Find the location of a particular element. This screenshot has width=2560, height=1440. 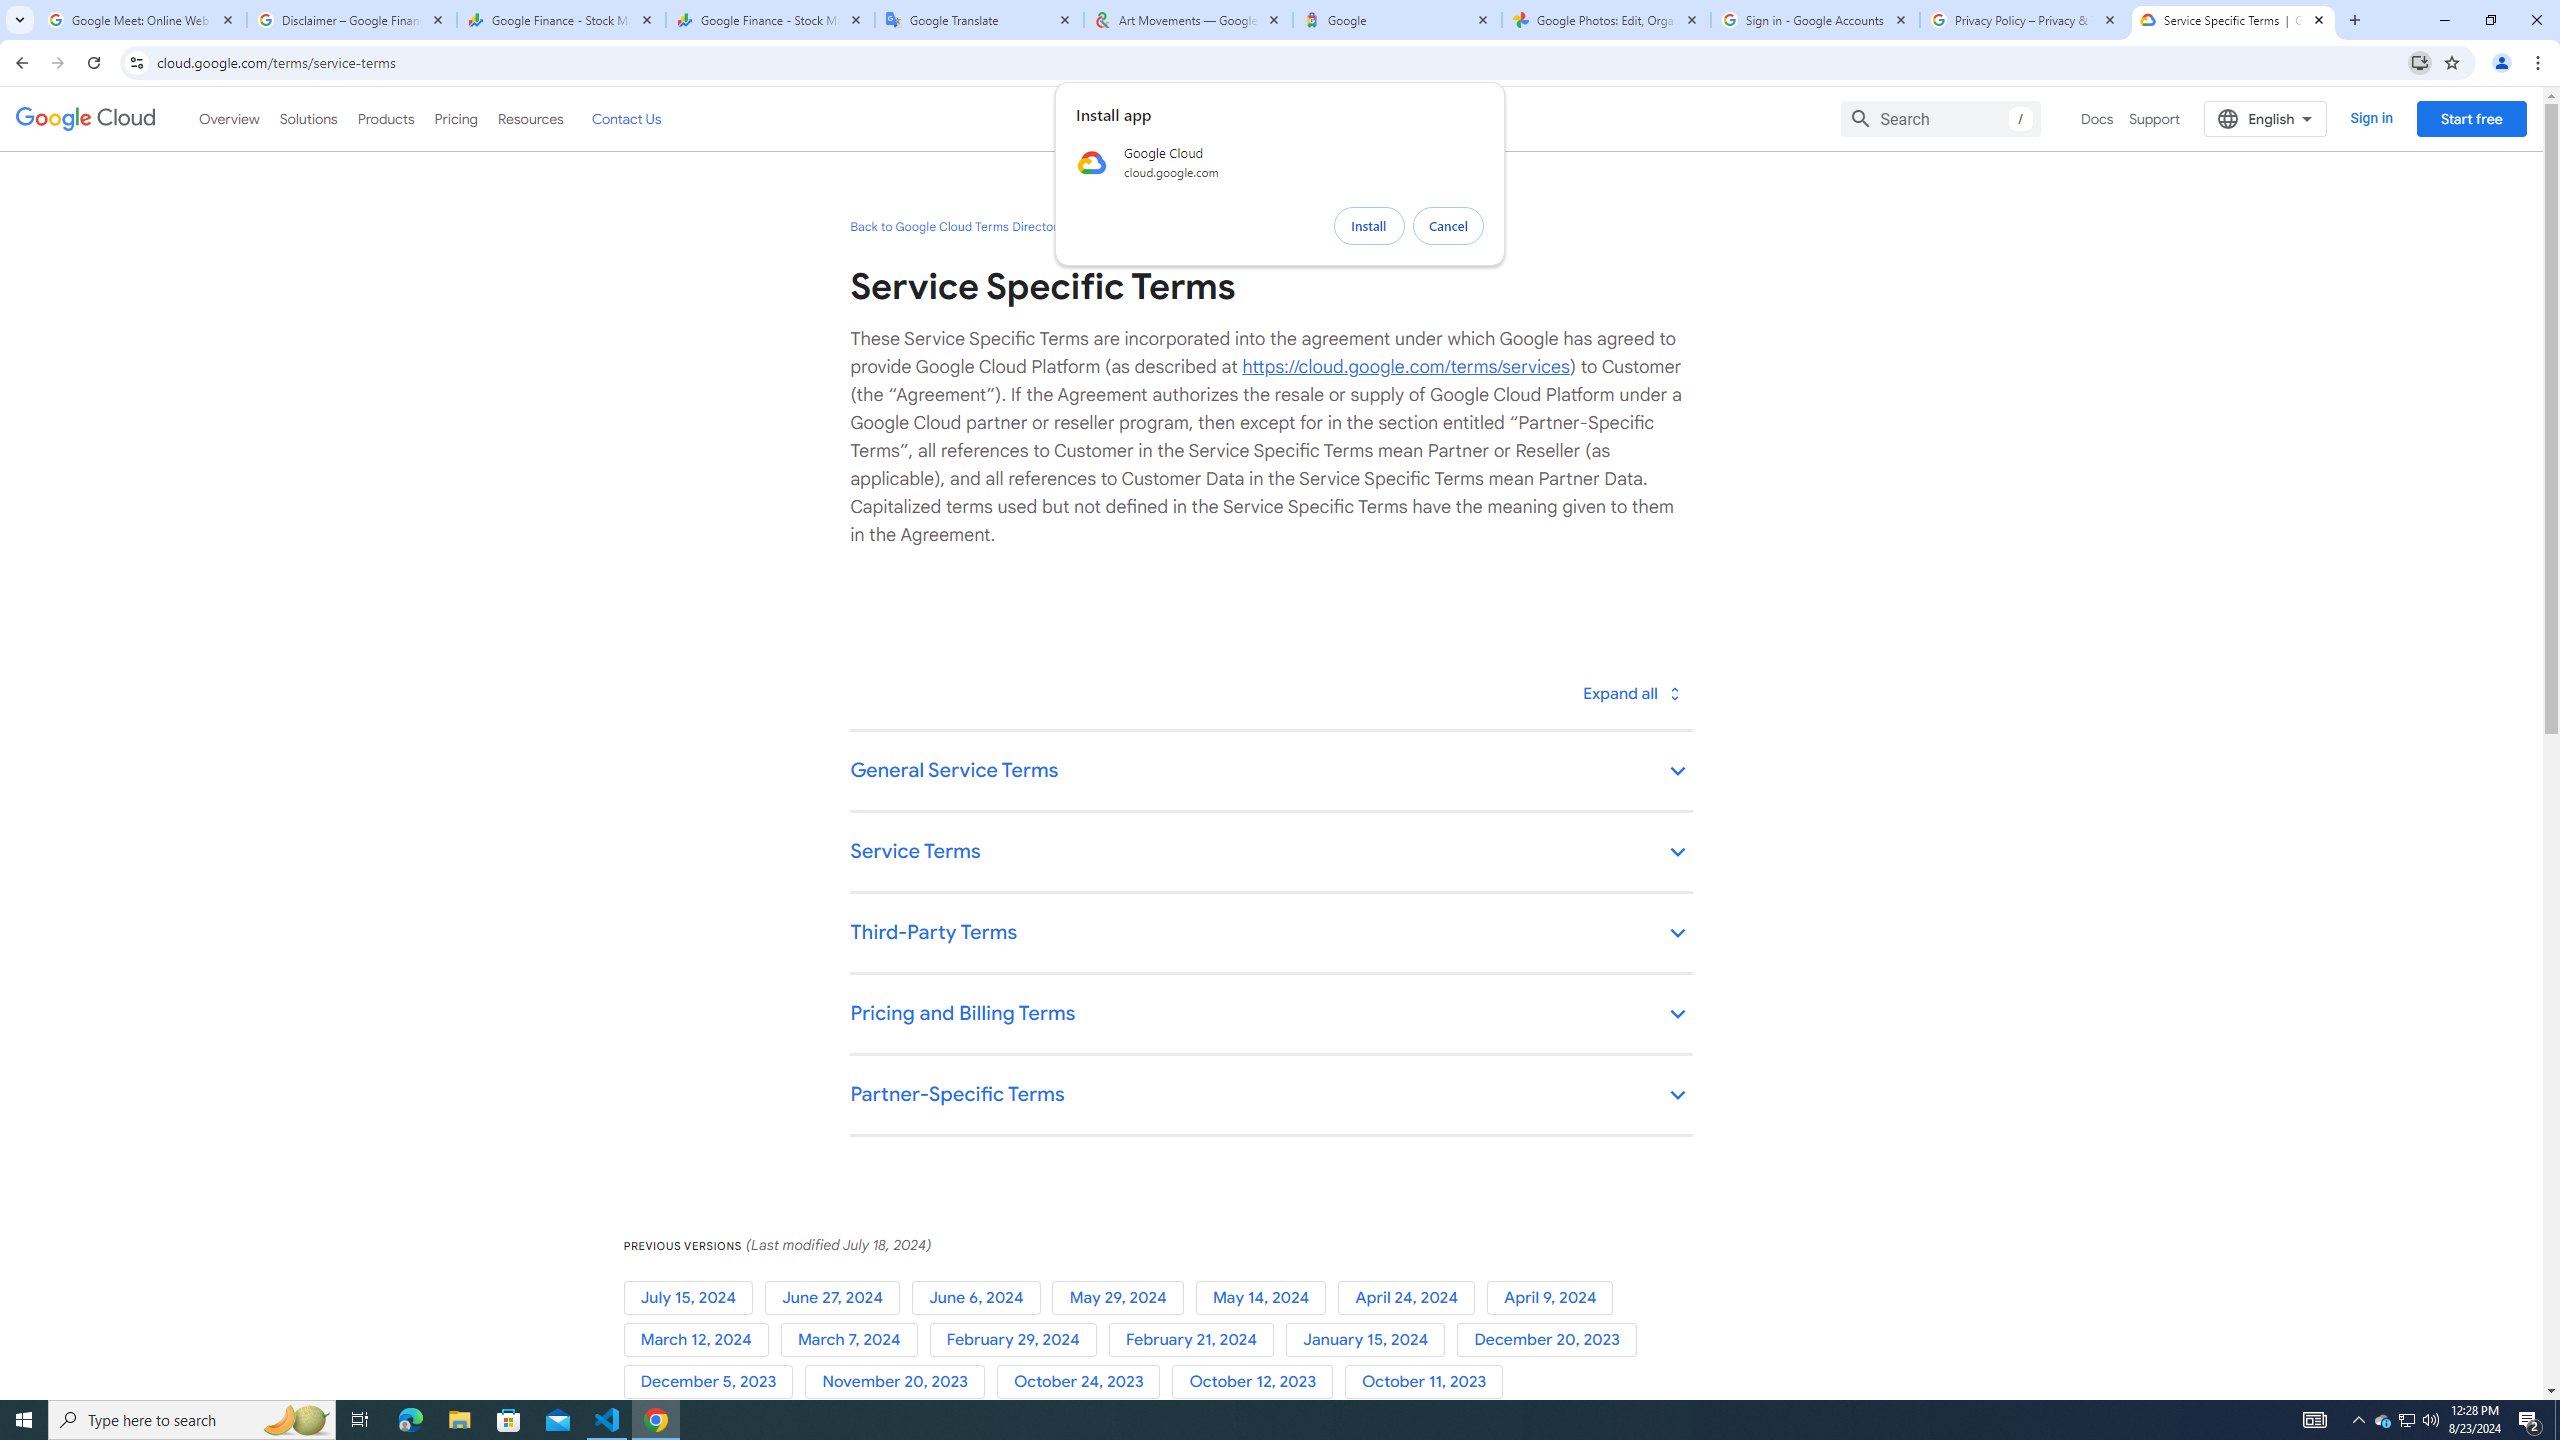

'February 21, 2024' is located at coordinates (1195, 1338).